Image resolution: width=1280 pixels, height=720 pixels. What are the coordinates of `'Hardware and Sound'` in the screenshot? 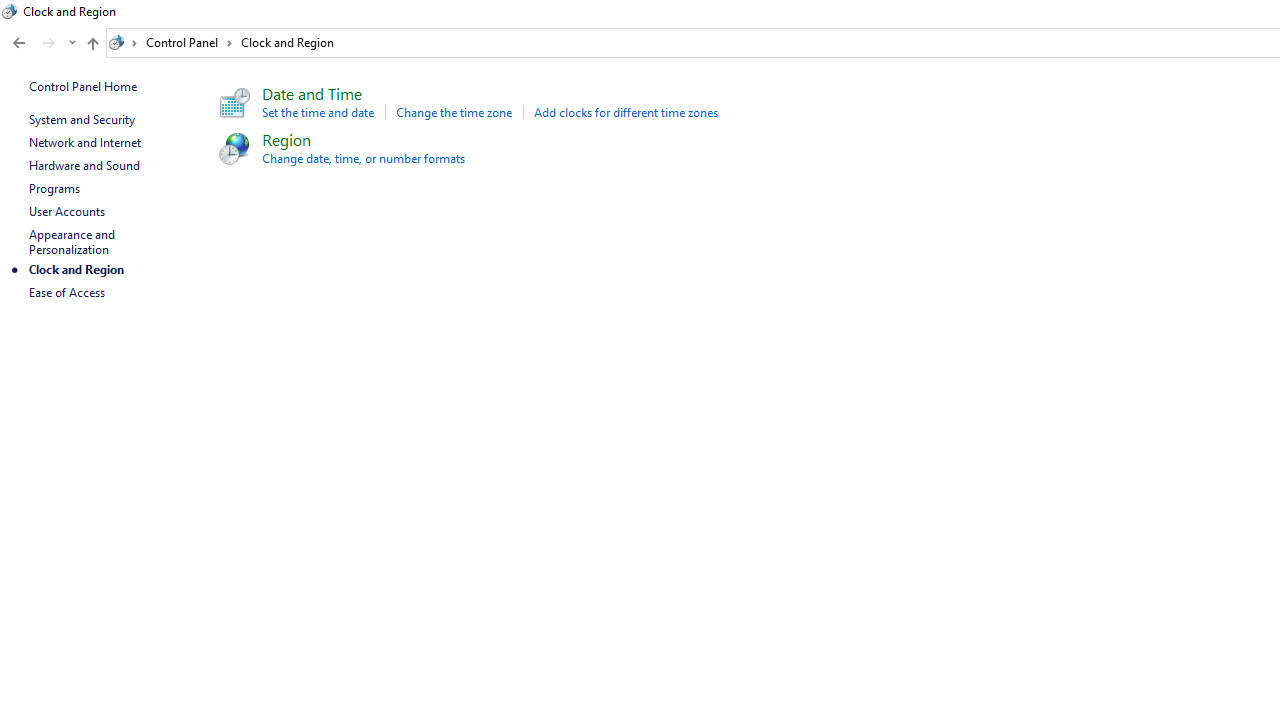 It's located at (83, 164).